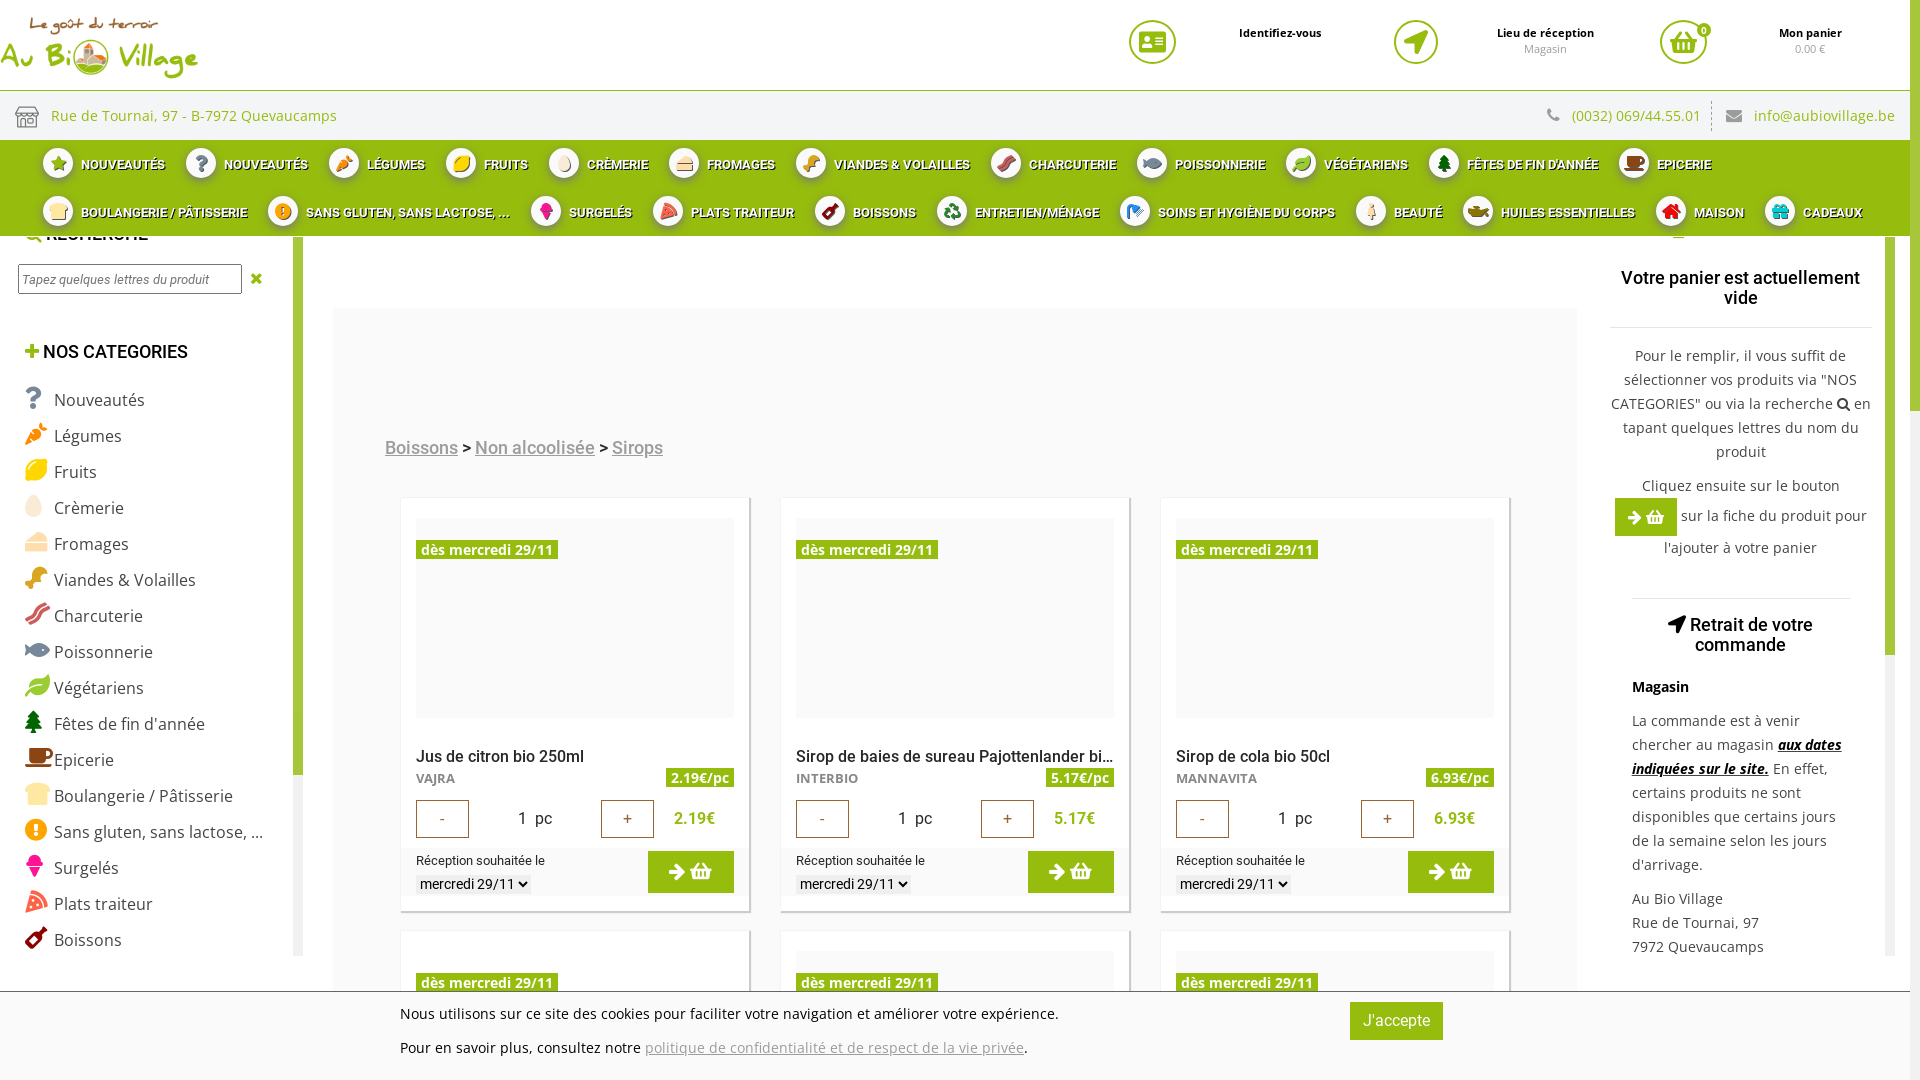 This screenshot has height=1080, width=1920. I want to click on 'FROMAGES', so click(719, 157).